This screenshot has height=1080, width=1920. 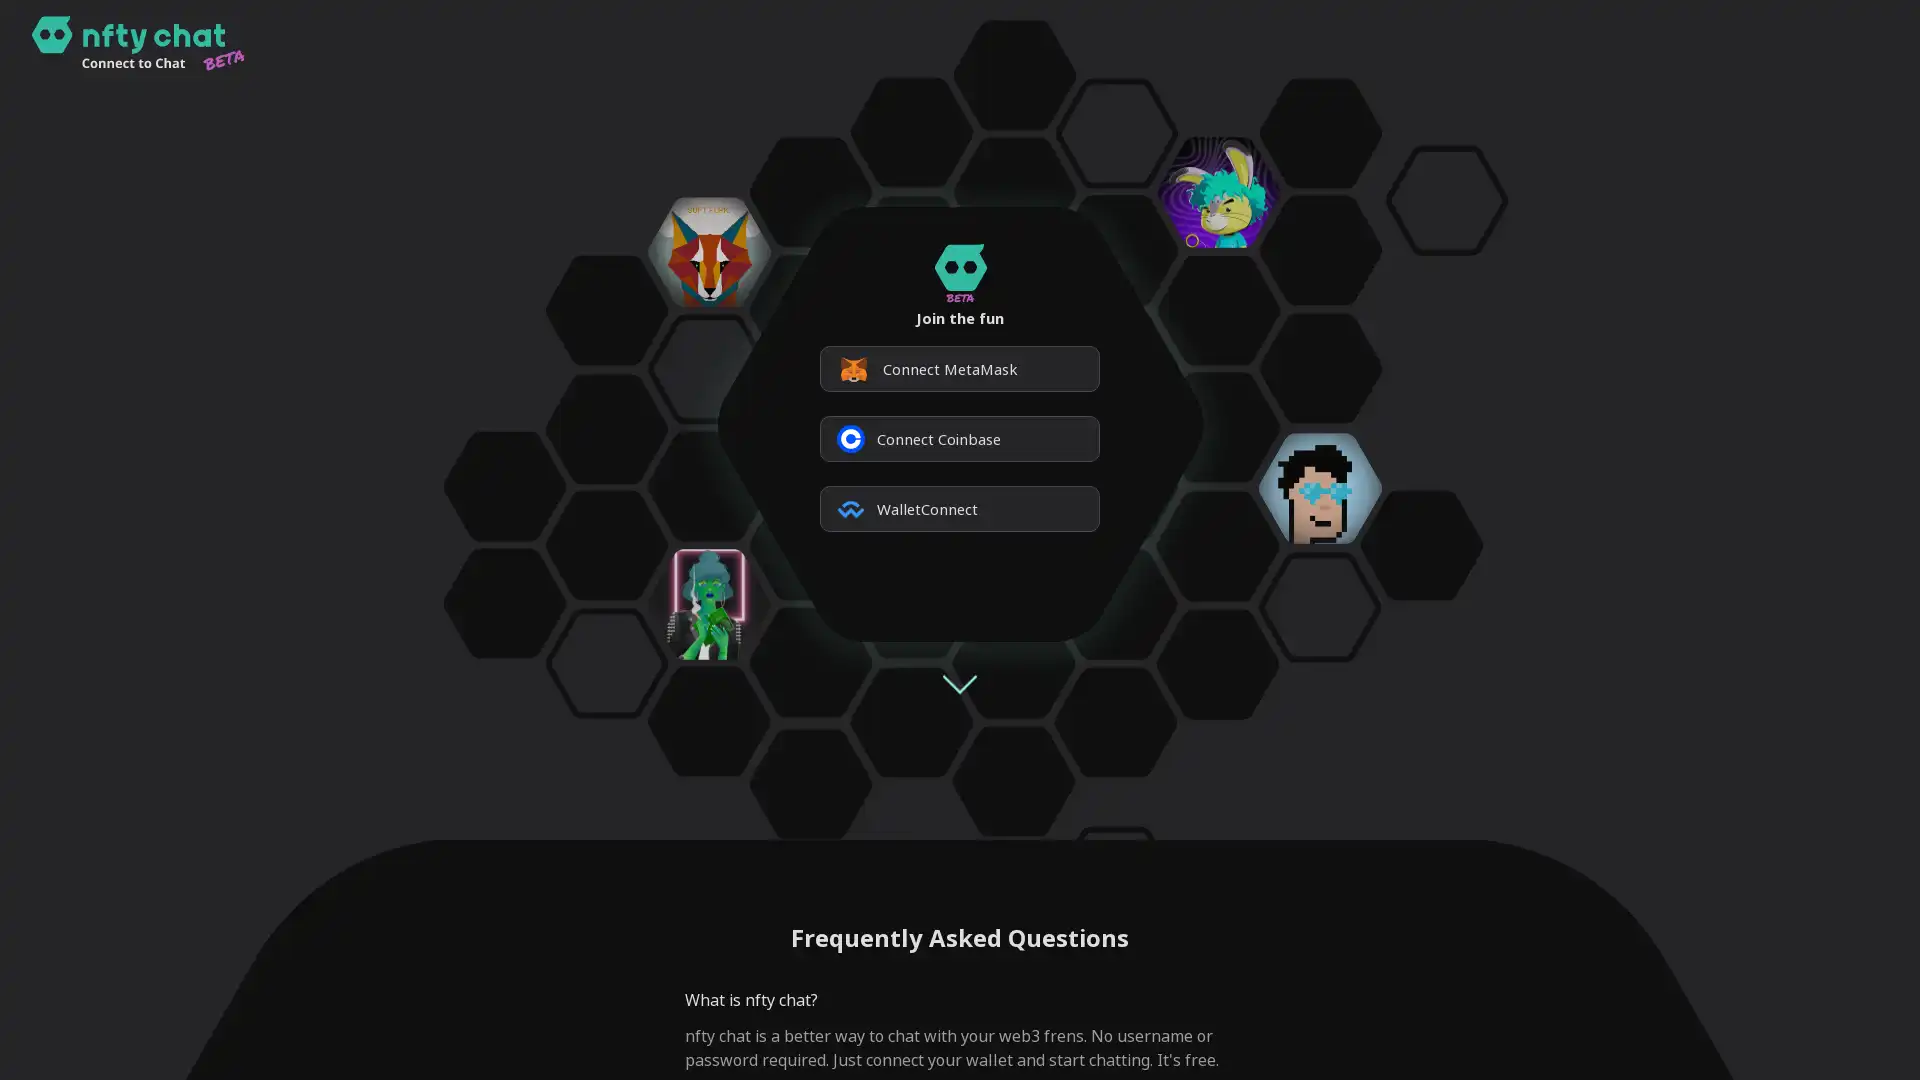 What do you see at coordinates (960, 508) in the screenshot?
I see `Wallet Connect WalletConnect` at bounding box center [960, 508].